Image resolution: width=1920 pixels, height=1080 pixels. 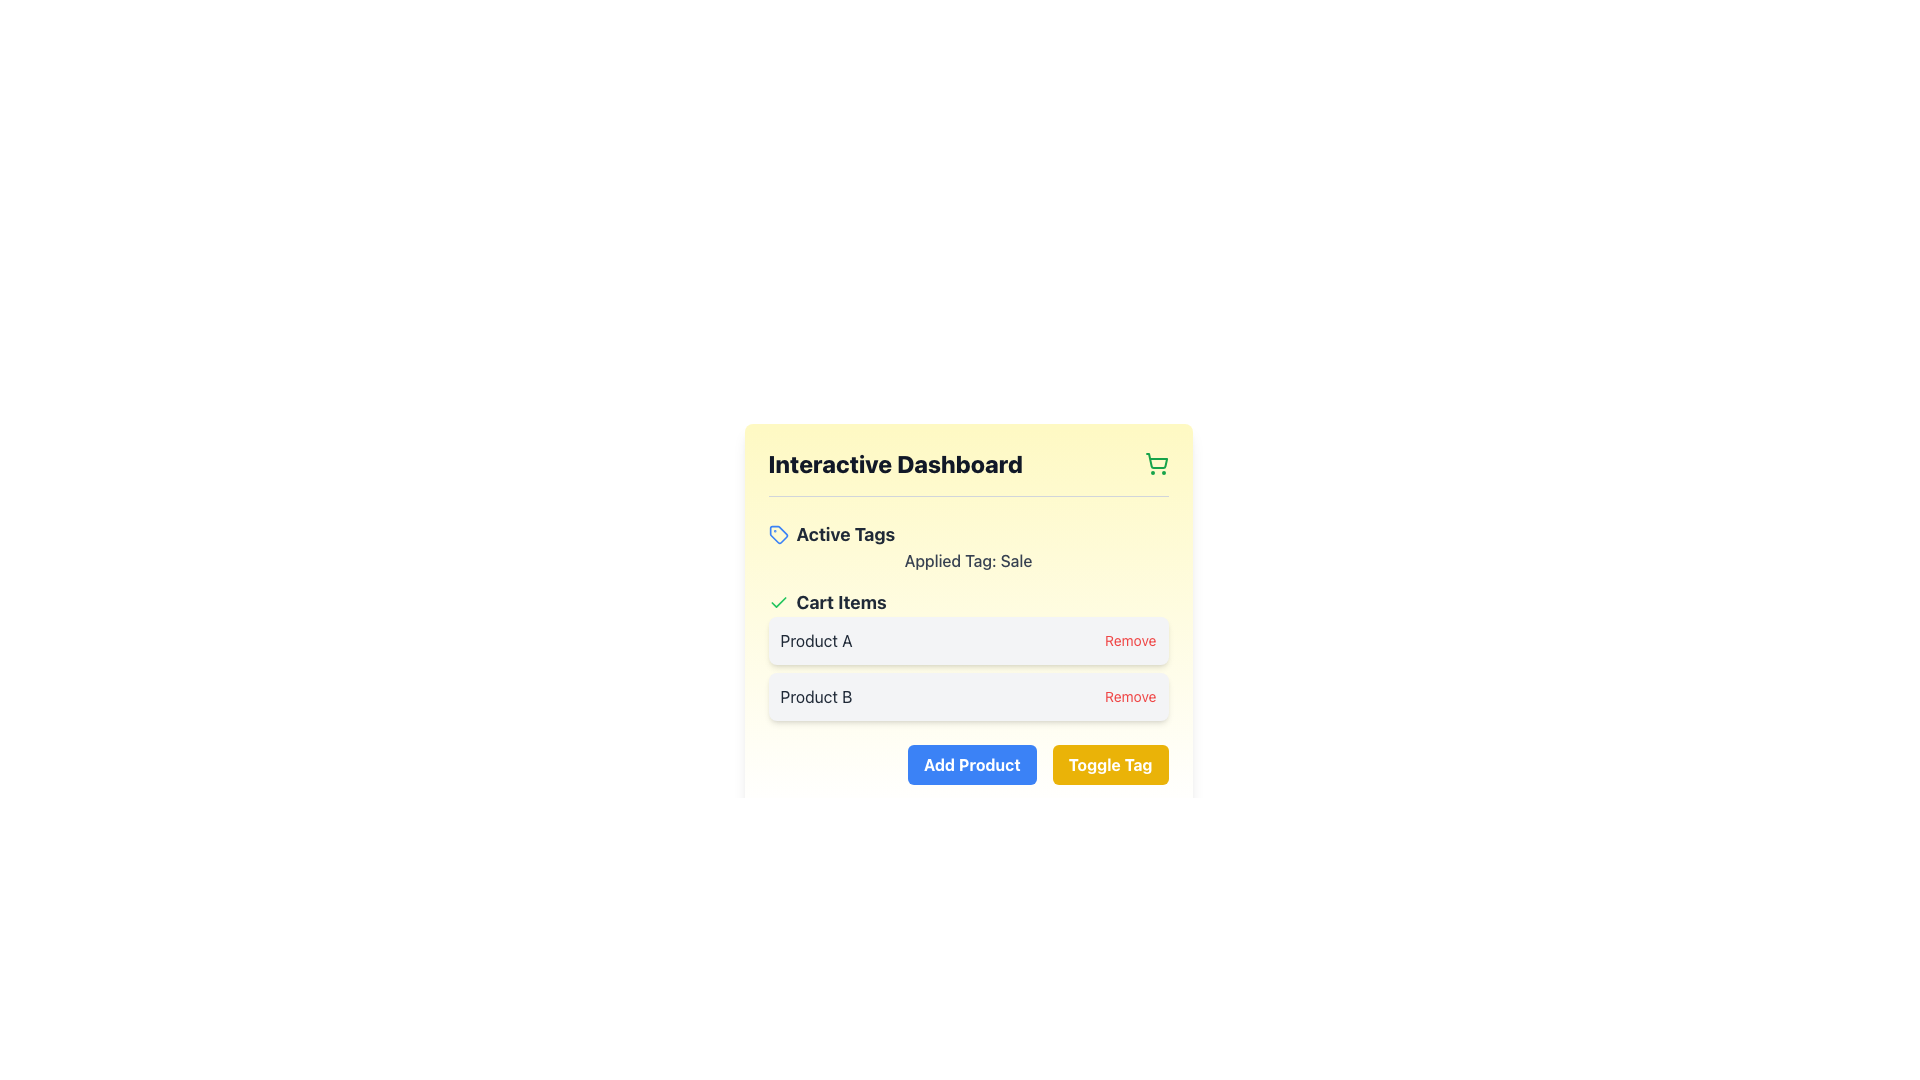 What do you see at coordinates (968, 560) in the screenshot?
I see `the 'Applied Tag: Sale' text label, which is styled with gray color and medium font weight, located below the 'Active Tags' header` at bounding box center [968, 560].